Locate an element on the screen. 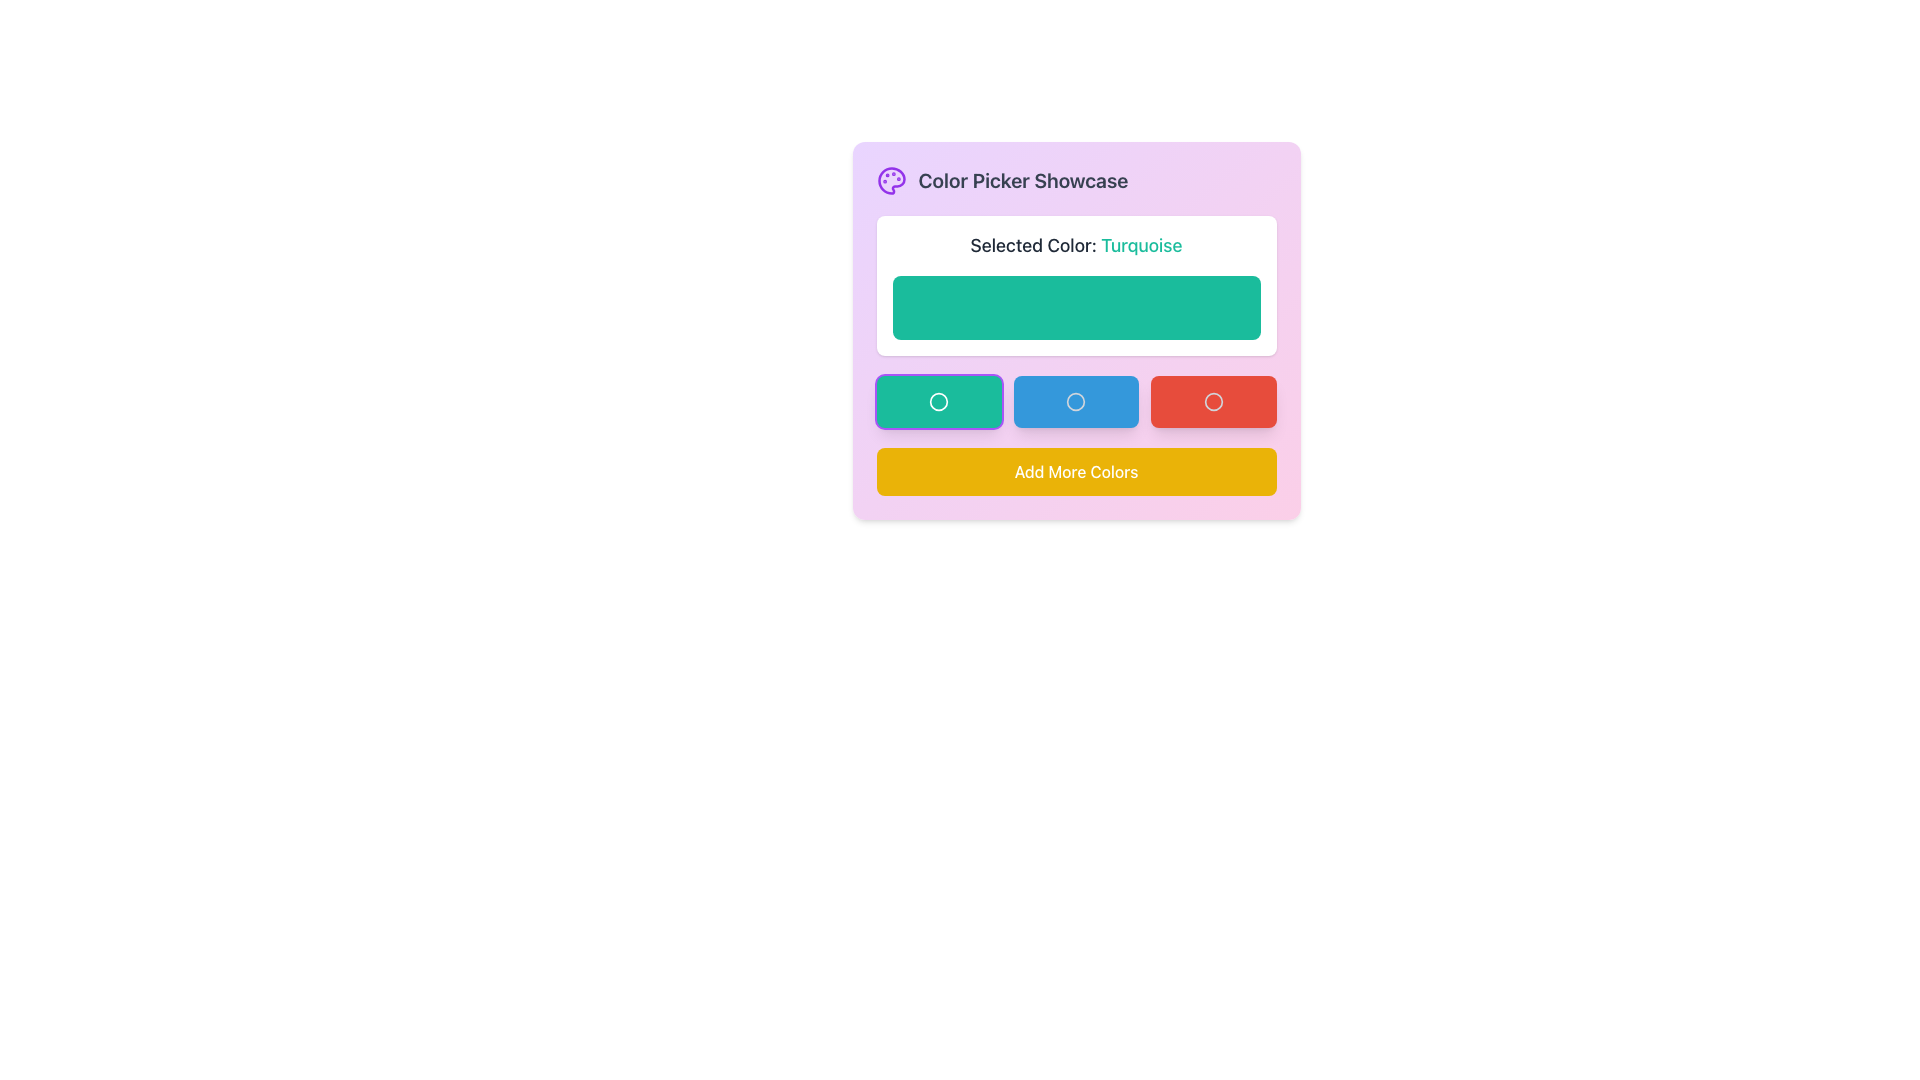 The image size is (1920, 1080). the text label that states 'Selected Color: Turquoise', which is styled with a medium font size and centered alignment, located above a turquoise rectangular box is located at coordinates (1075, 245).